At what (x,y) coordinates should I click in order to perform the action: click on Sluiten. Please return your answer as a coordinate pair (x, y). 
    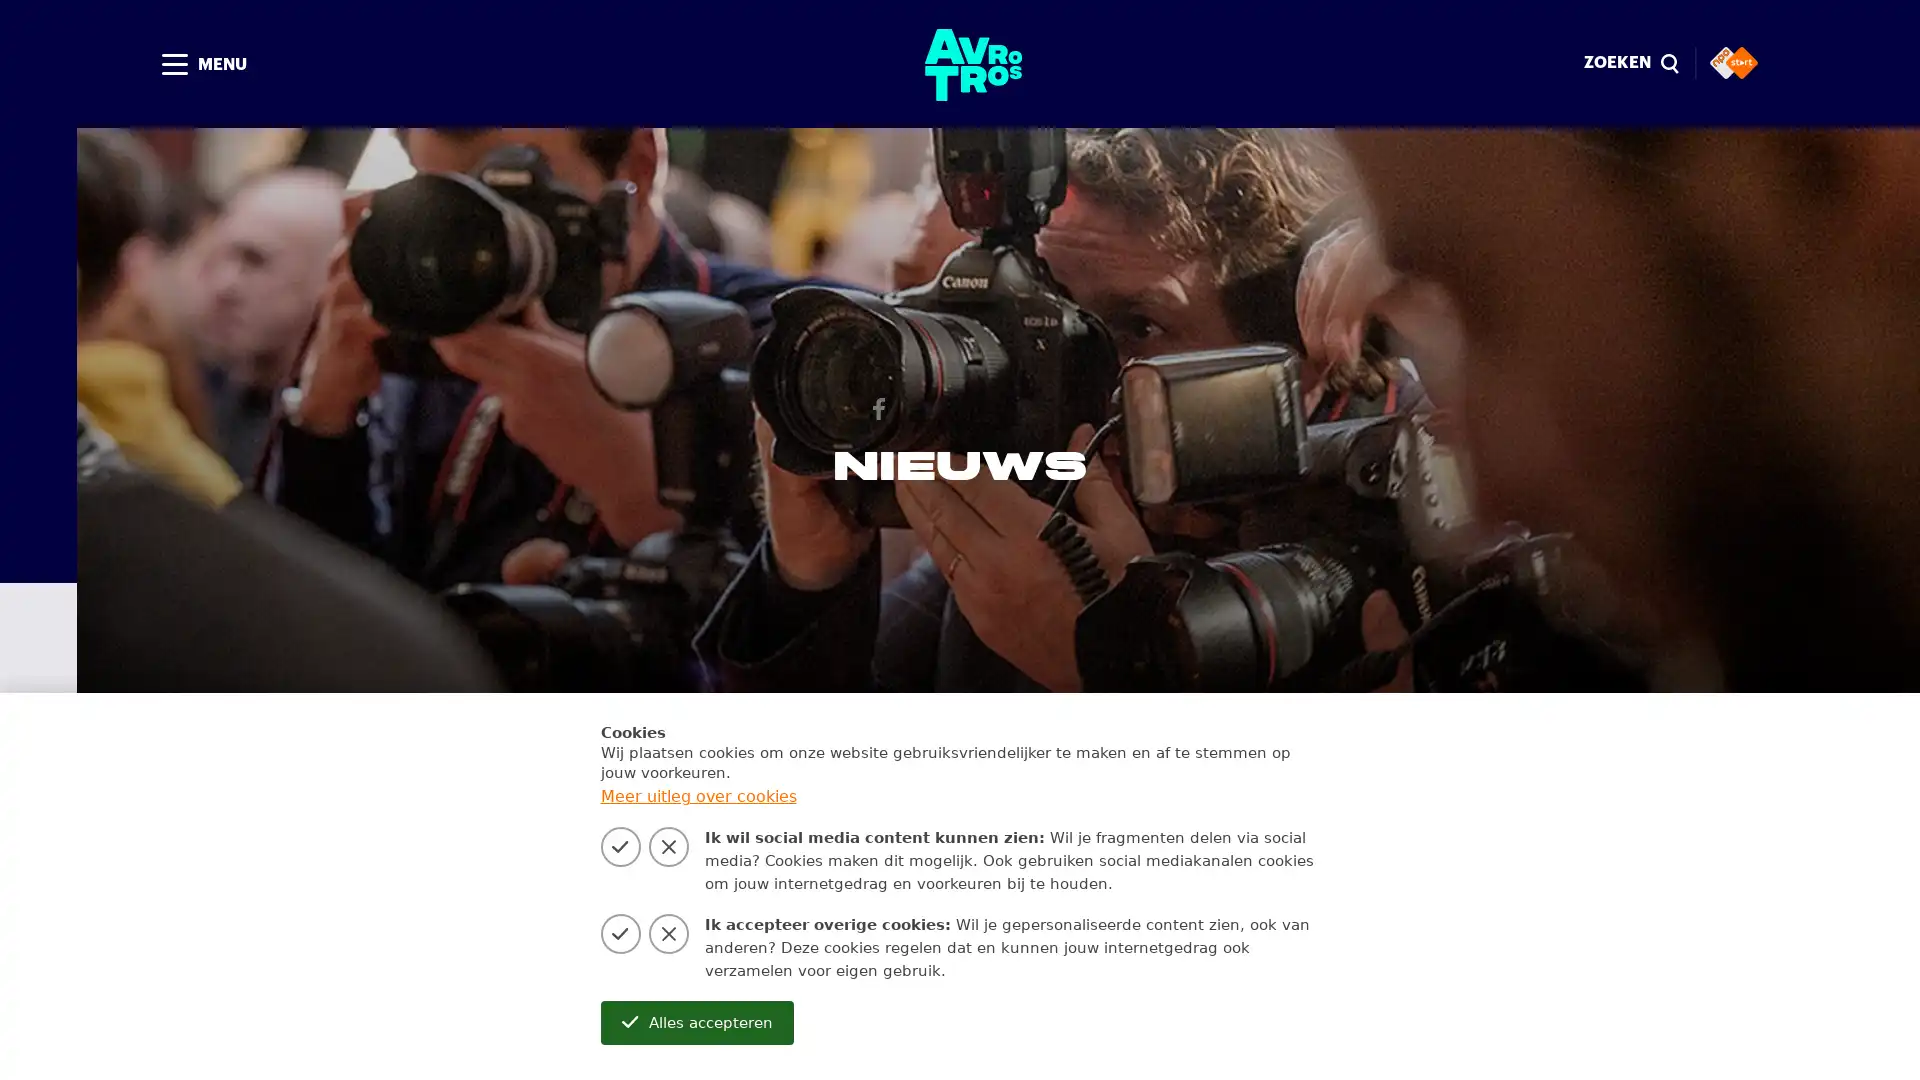
    Looking at the image, I should click on (1670, 64).